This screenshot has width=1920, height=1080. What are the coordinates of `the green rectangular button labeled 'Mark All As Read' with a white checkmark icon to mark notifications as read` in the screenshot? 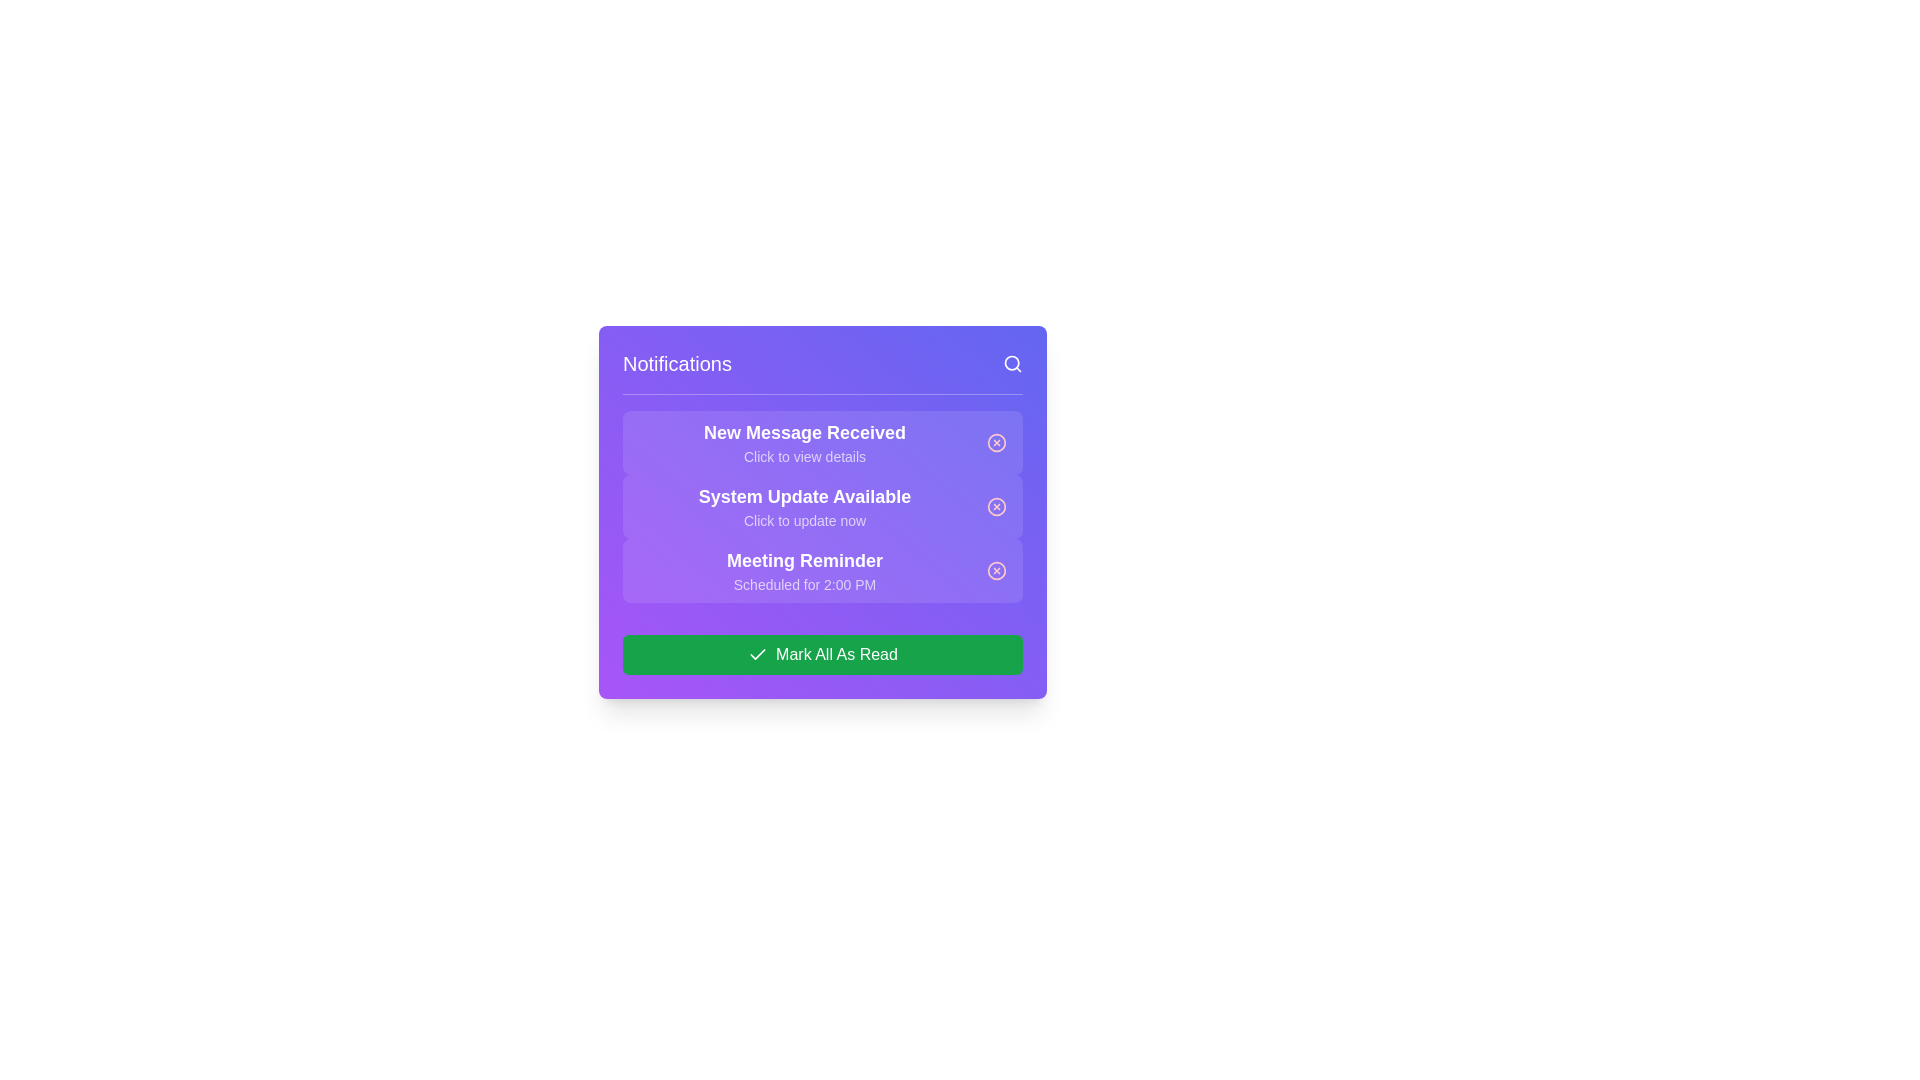 It's located at (822, 655).